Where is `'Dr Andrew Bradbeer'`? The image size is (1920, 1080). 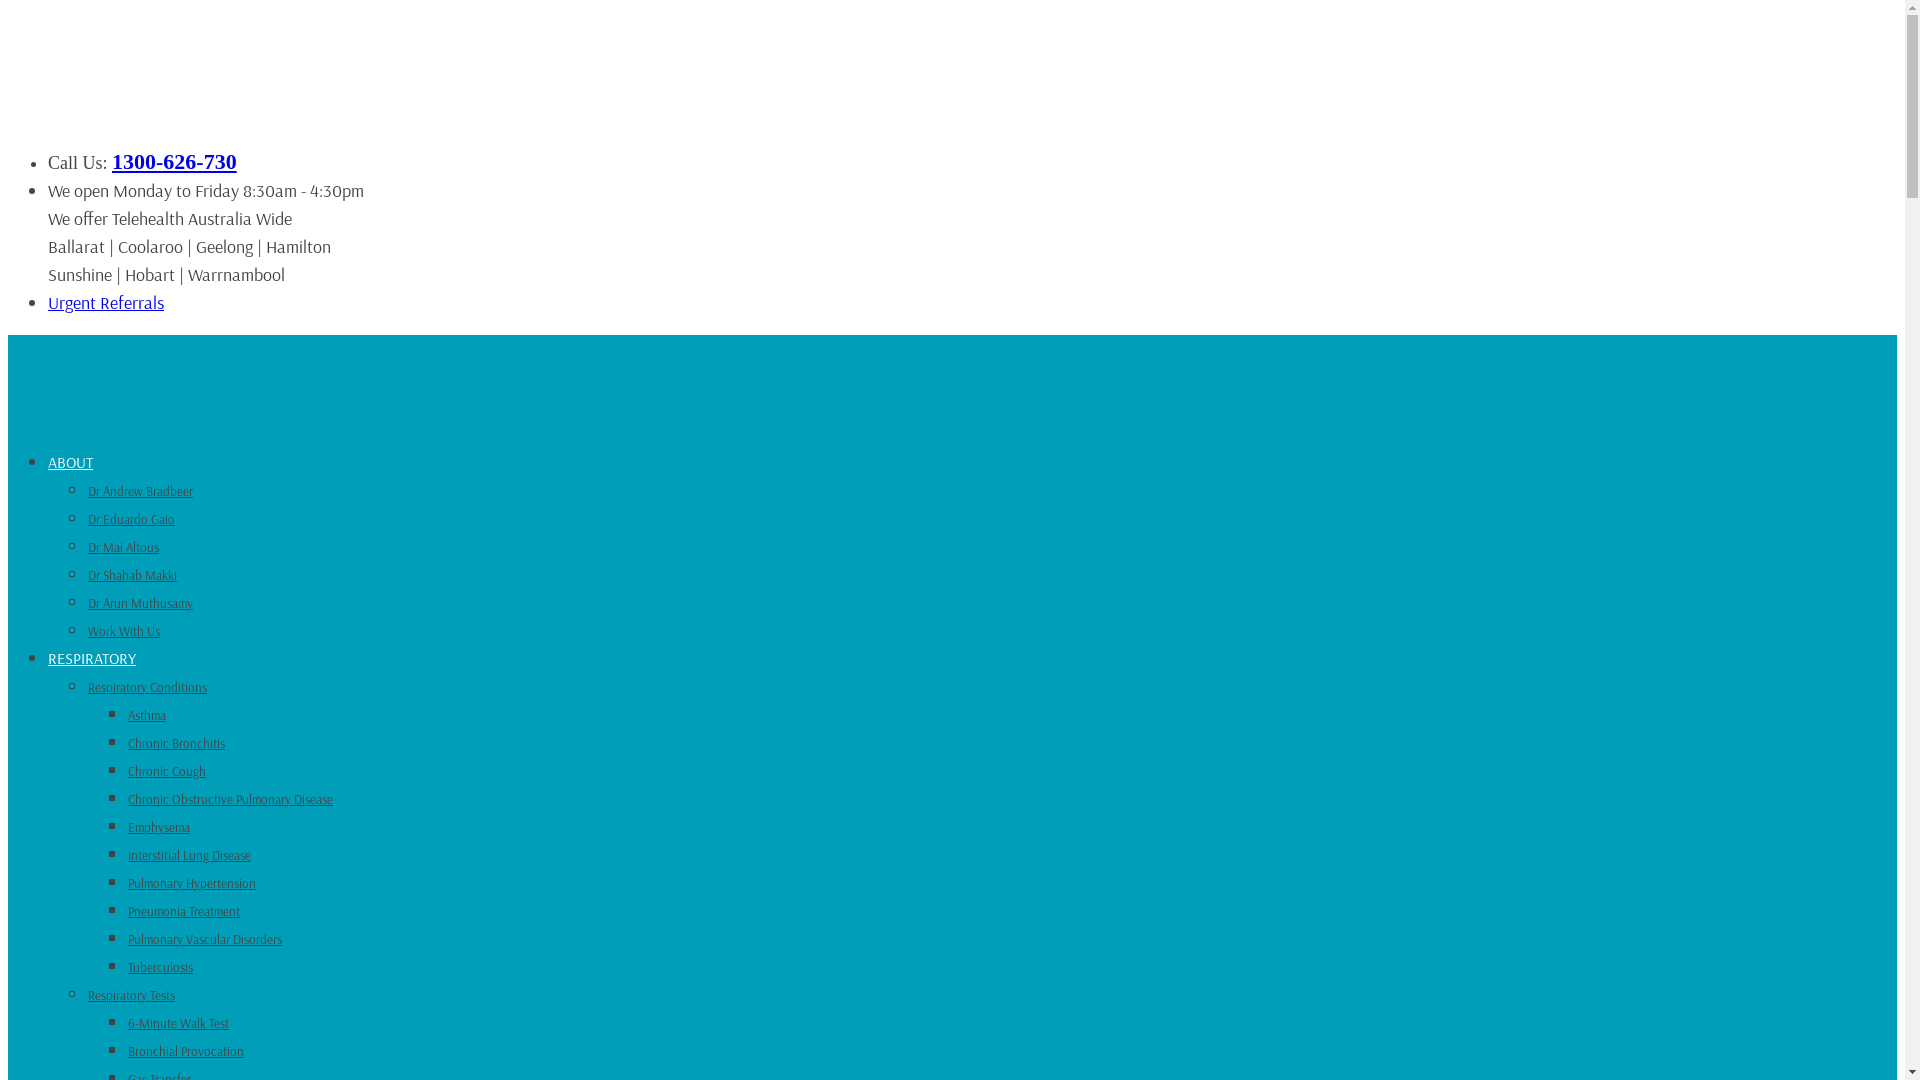 'Dr Andrew Bradbeer' is located at coordinates (139, 490).